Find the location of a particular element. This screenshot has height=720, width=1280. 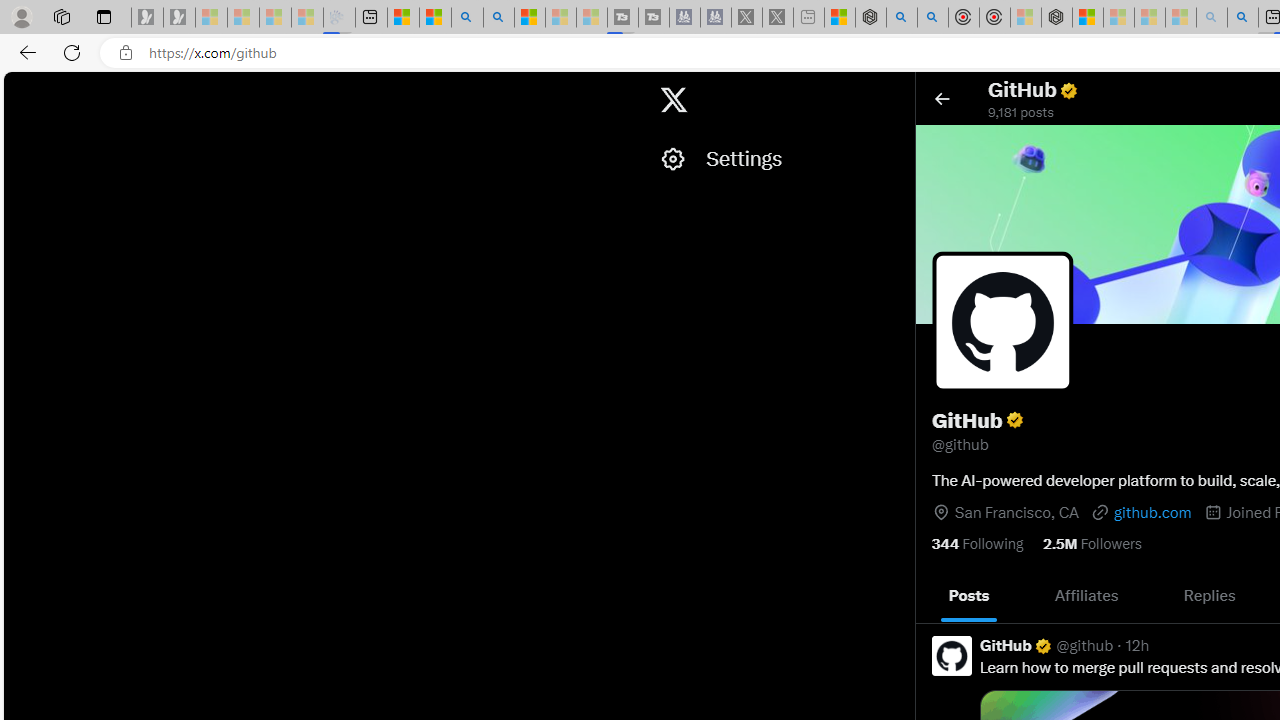

'GitHub Verified account' is located at coordinates (1016, 645).